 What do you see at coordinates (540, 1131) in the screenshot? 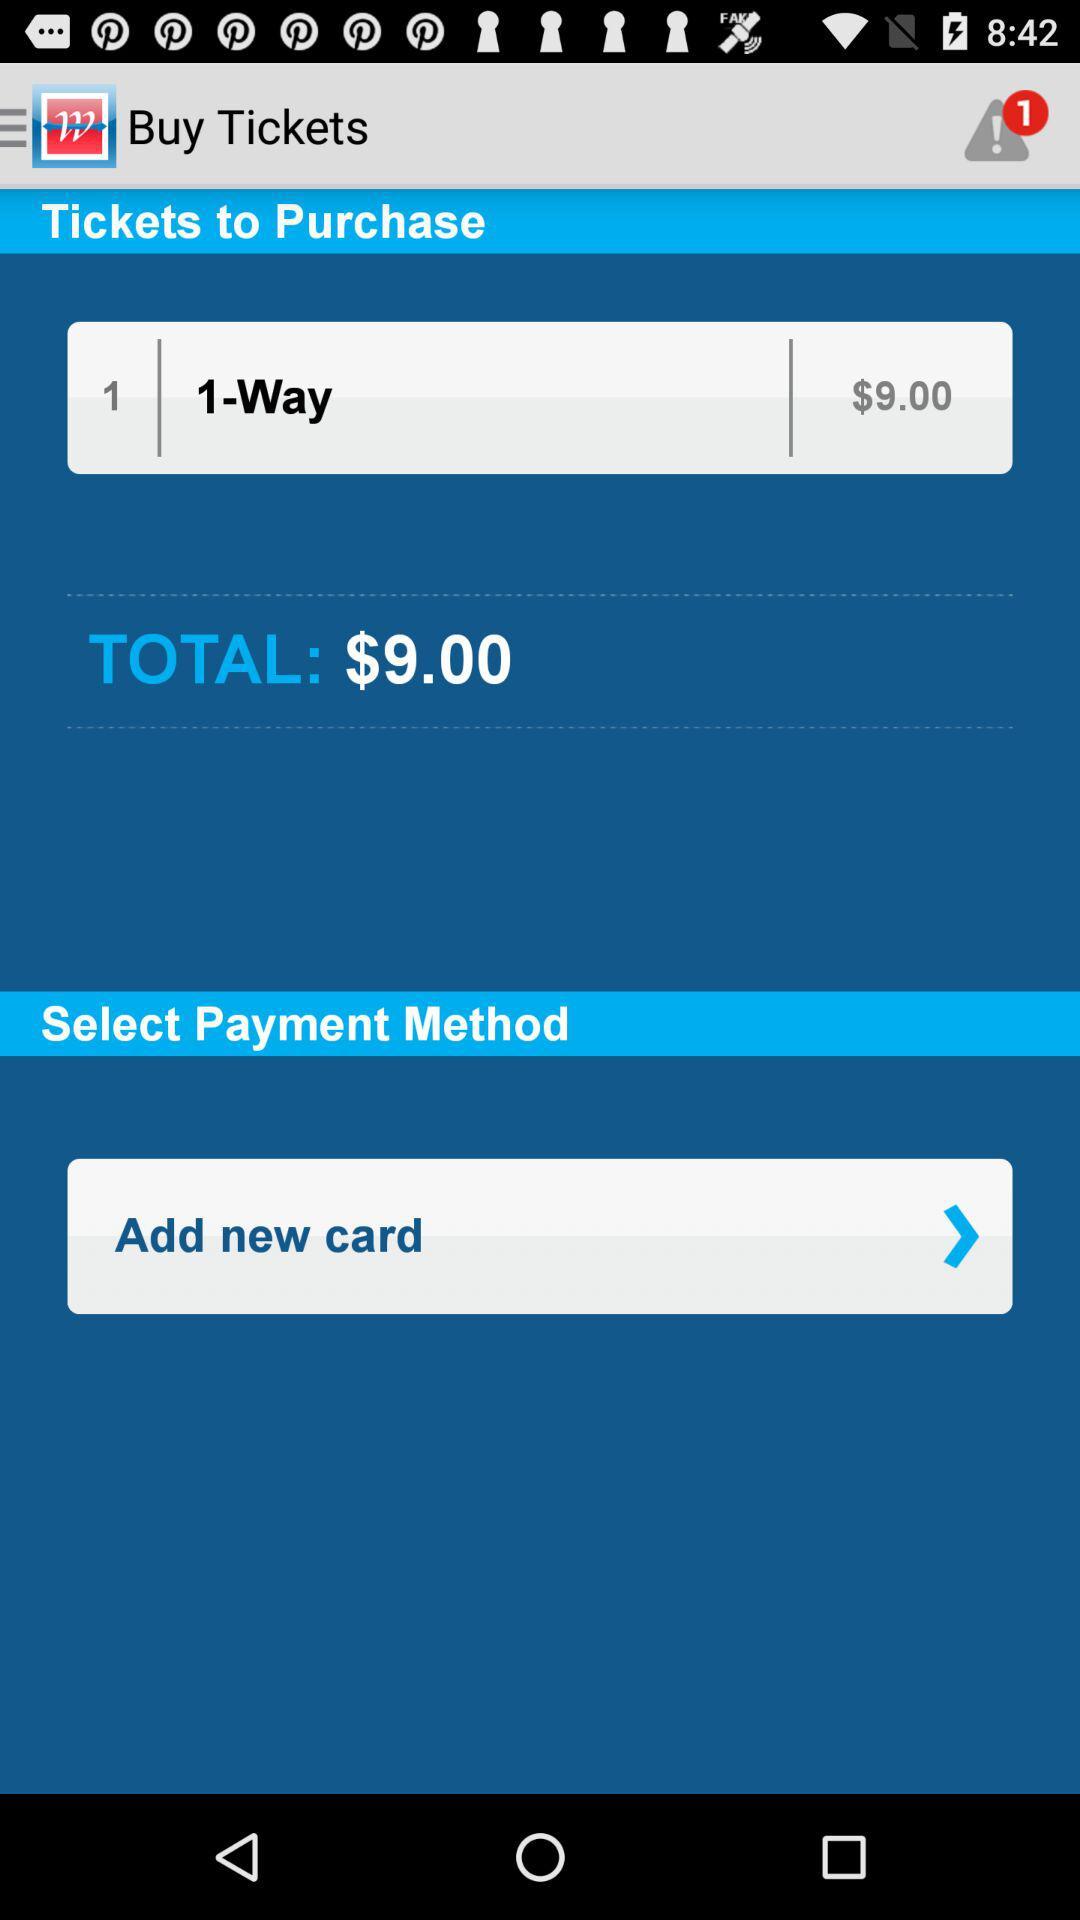
I see `the icon above the add new card app` at bounding box center [540, 1131].